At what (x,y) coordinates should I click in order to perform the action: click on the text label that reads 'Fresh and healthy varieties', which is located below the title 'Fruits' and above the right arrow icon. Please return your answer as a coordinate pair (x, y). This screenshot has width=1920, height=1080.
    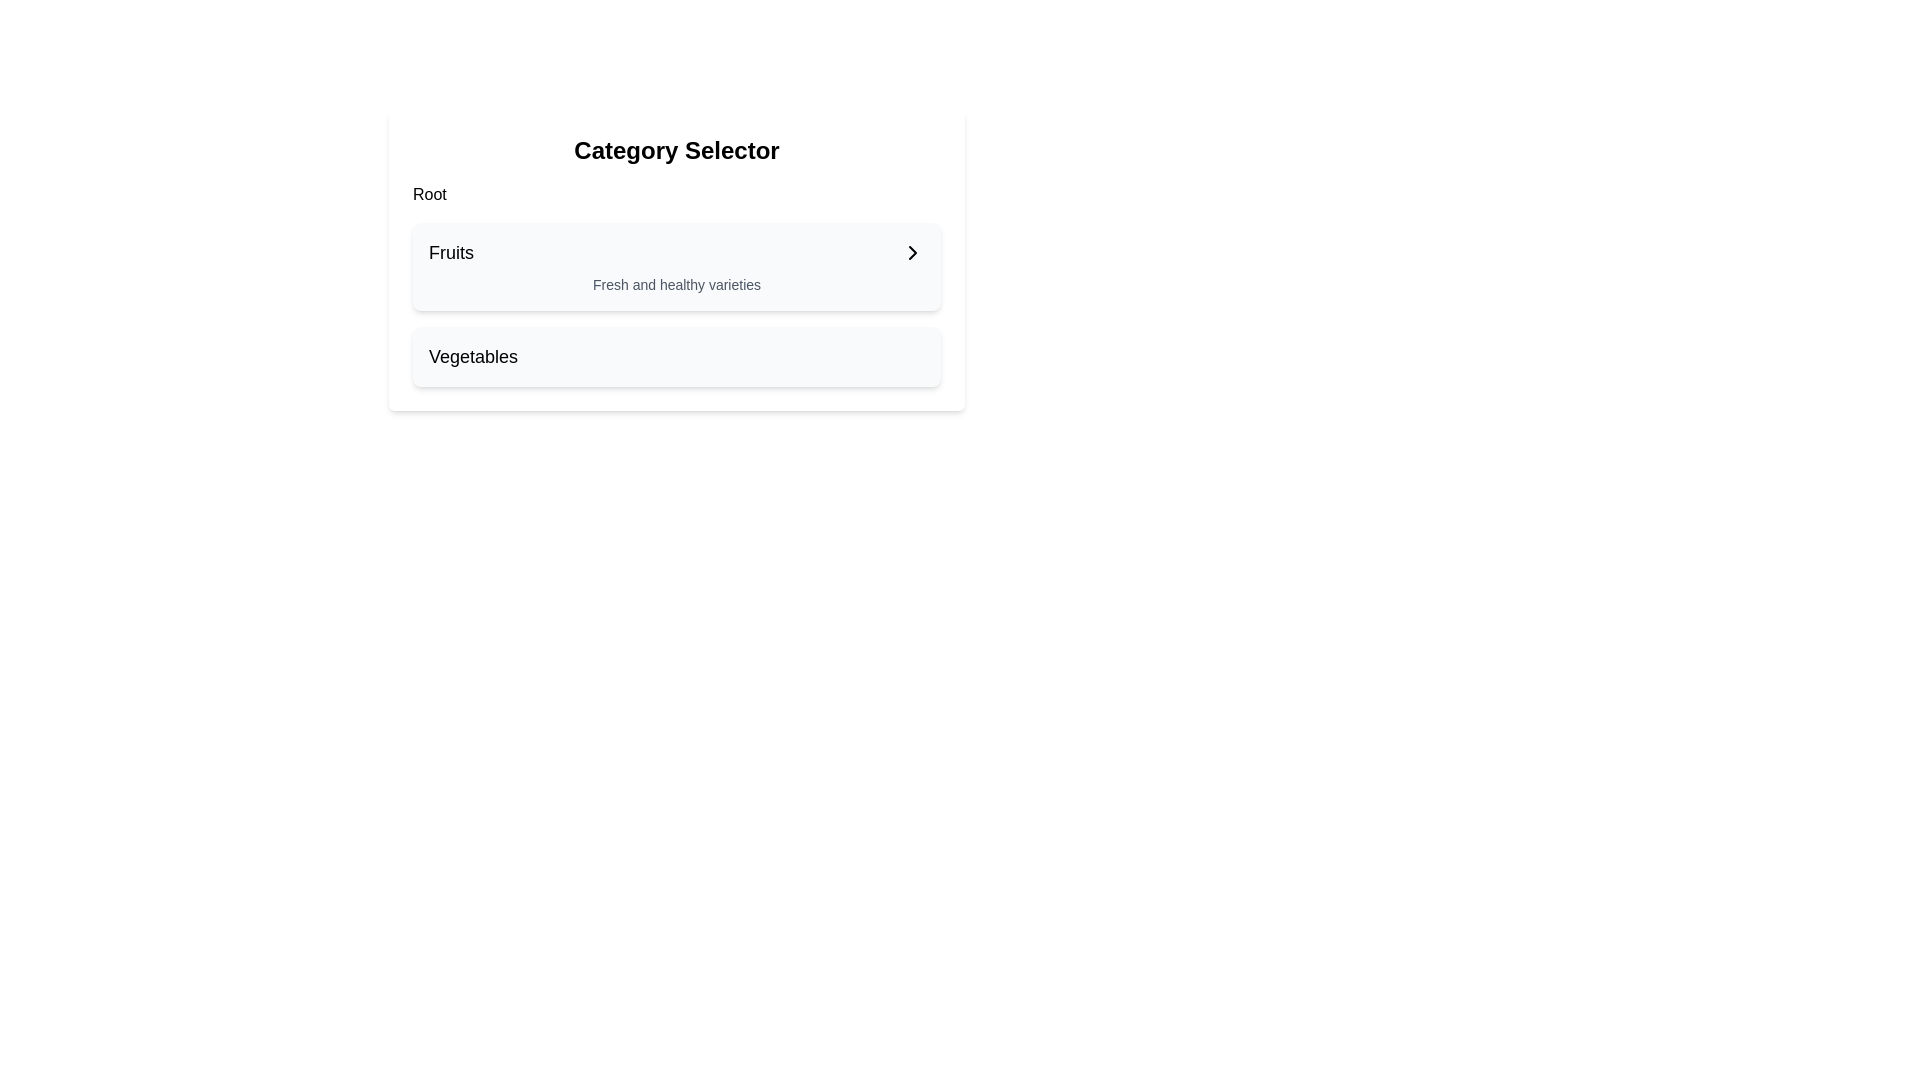
    Looking at the image, I should click on (676, 285).